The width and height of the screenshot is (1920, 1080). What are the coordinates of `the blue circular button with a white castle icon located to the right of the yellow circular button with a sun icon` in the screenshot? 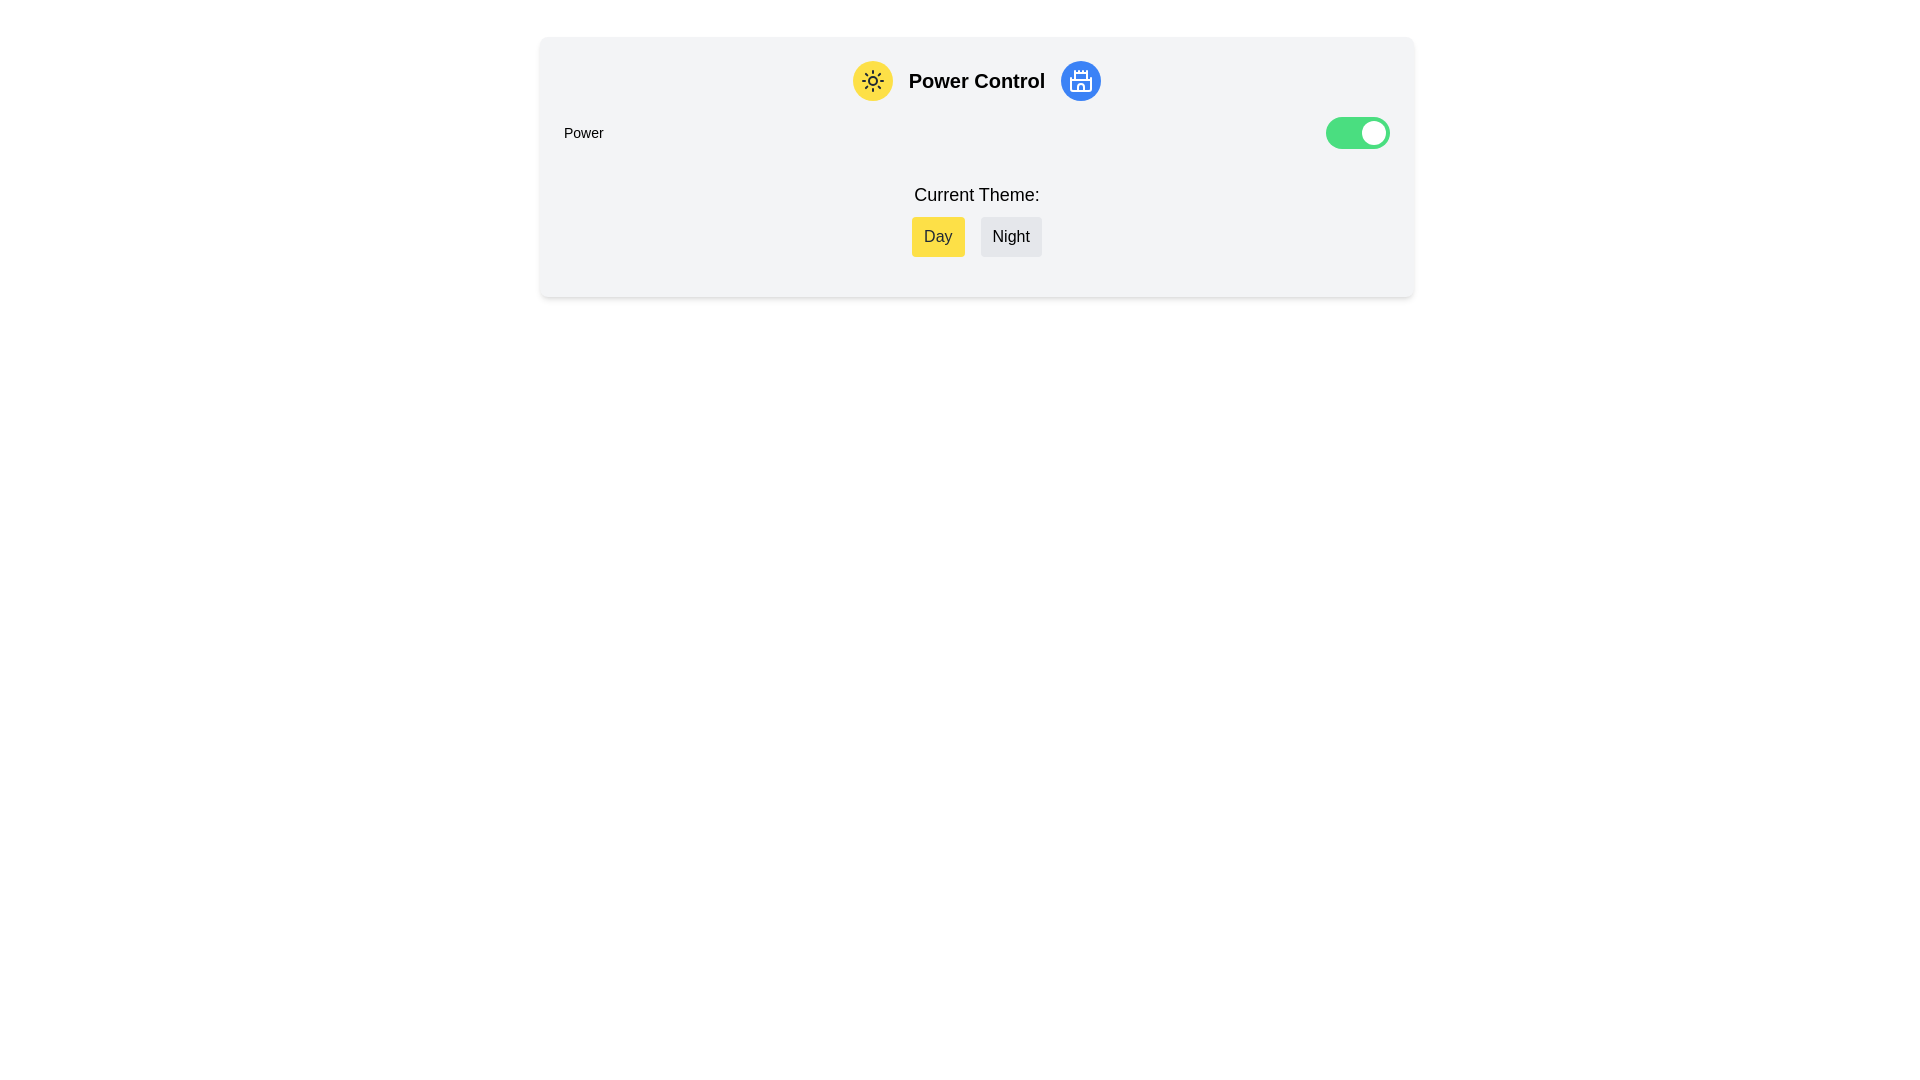 It's located at (1080, 80).